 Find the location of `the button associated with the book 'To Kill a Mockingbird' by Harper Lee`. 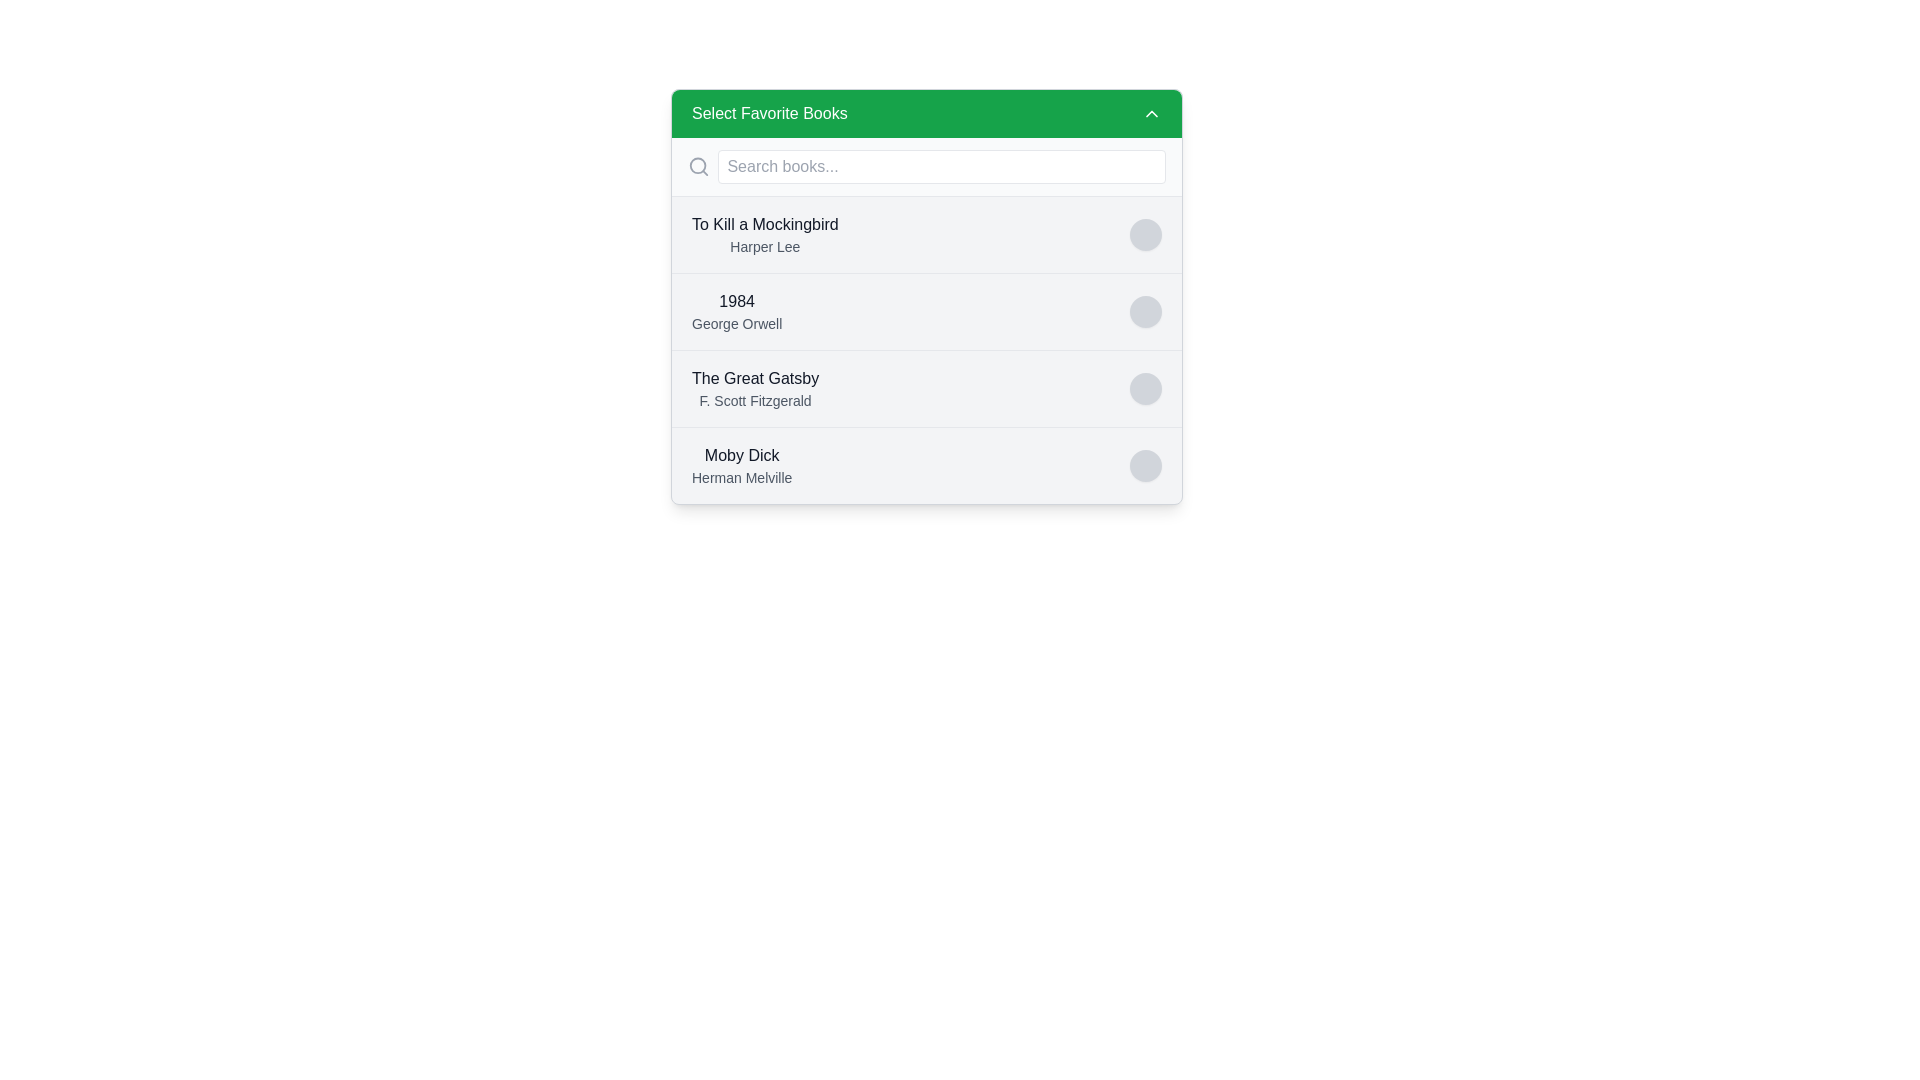

the button associated with the book 'To Kill a Mockingbird' by Harper Lee is located at coordinates (1146, 234).